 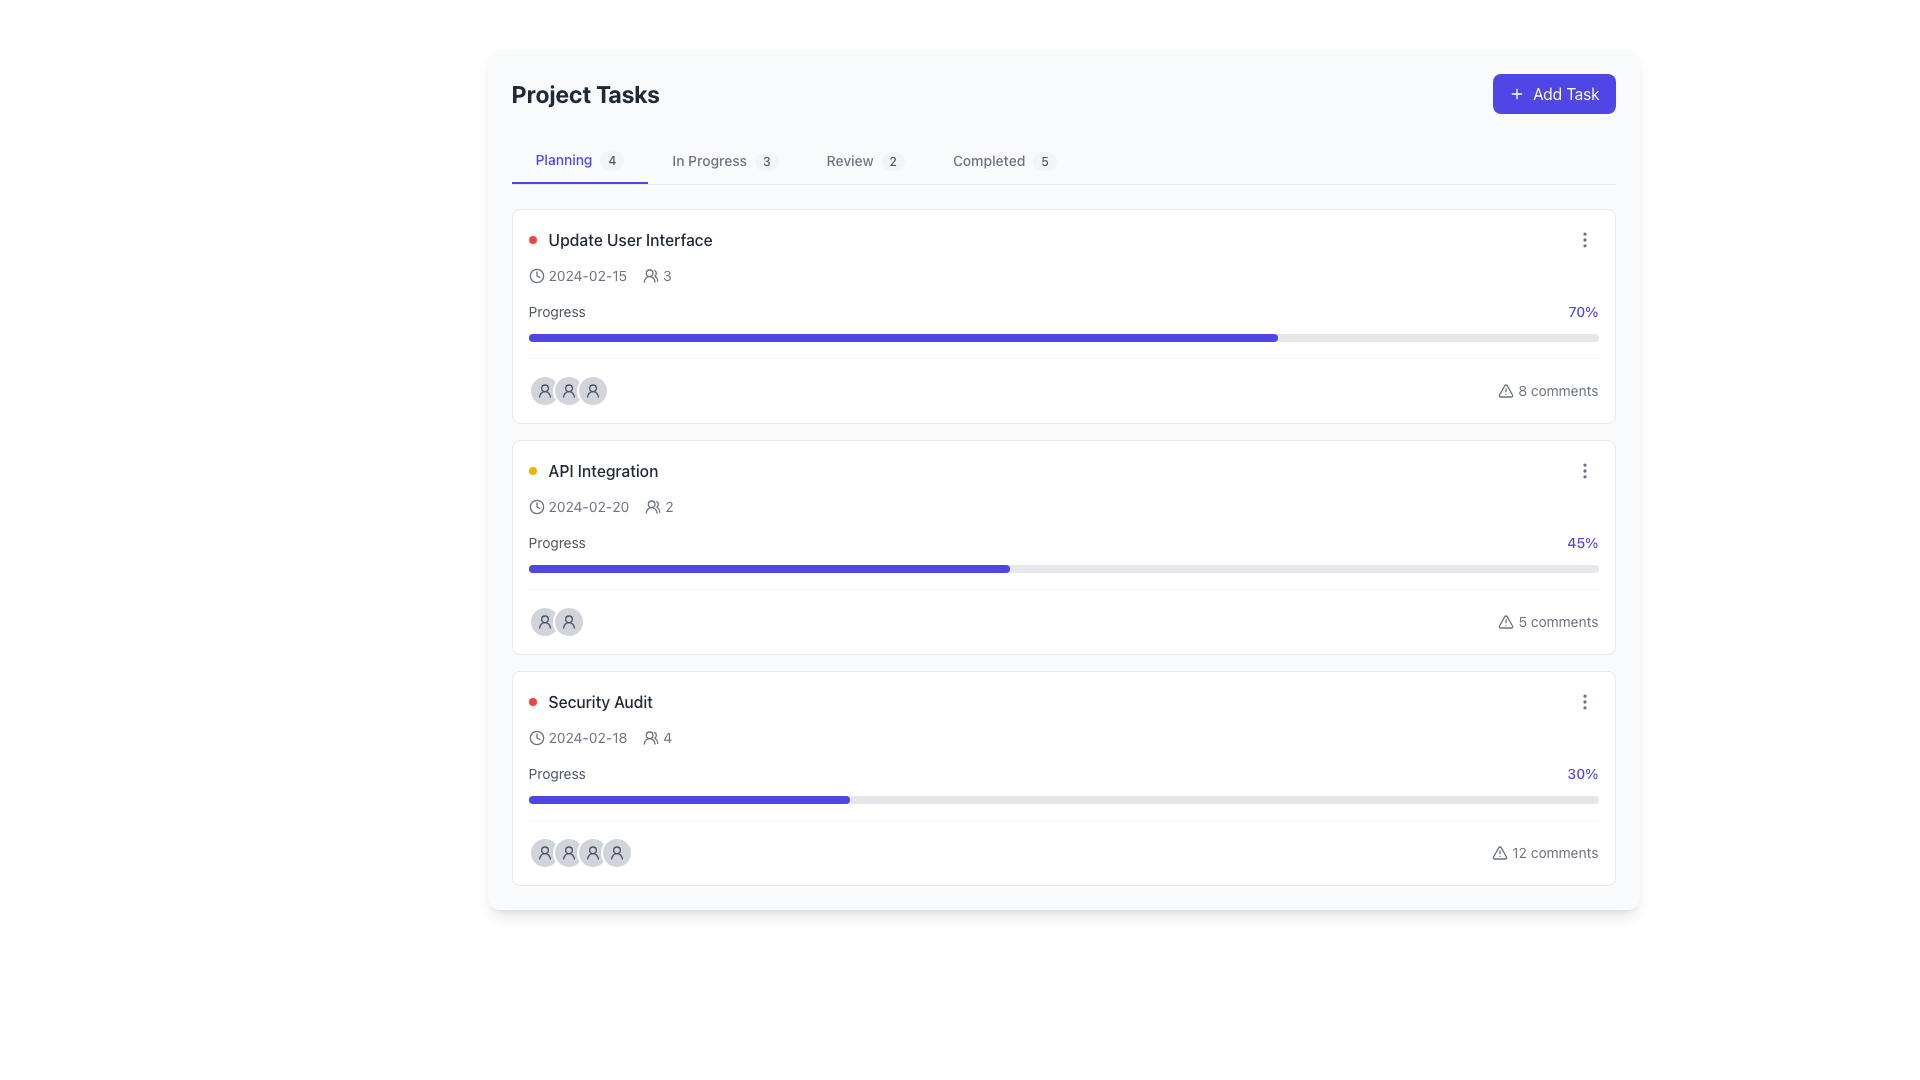 What do you see at coordinates (567, 852) in the screenshot?
I see `the second circular user profile icon with a stylized human silhouette in the 'Security Audit' task section` at bounding box center [567, 852].